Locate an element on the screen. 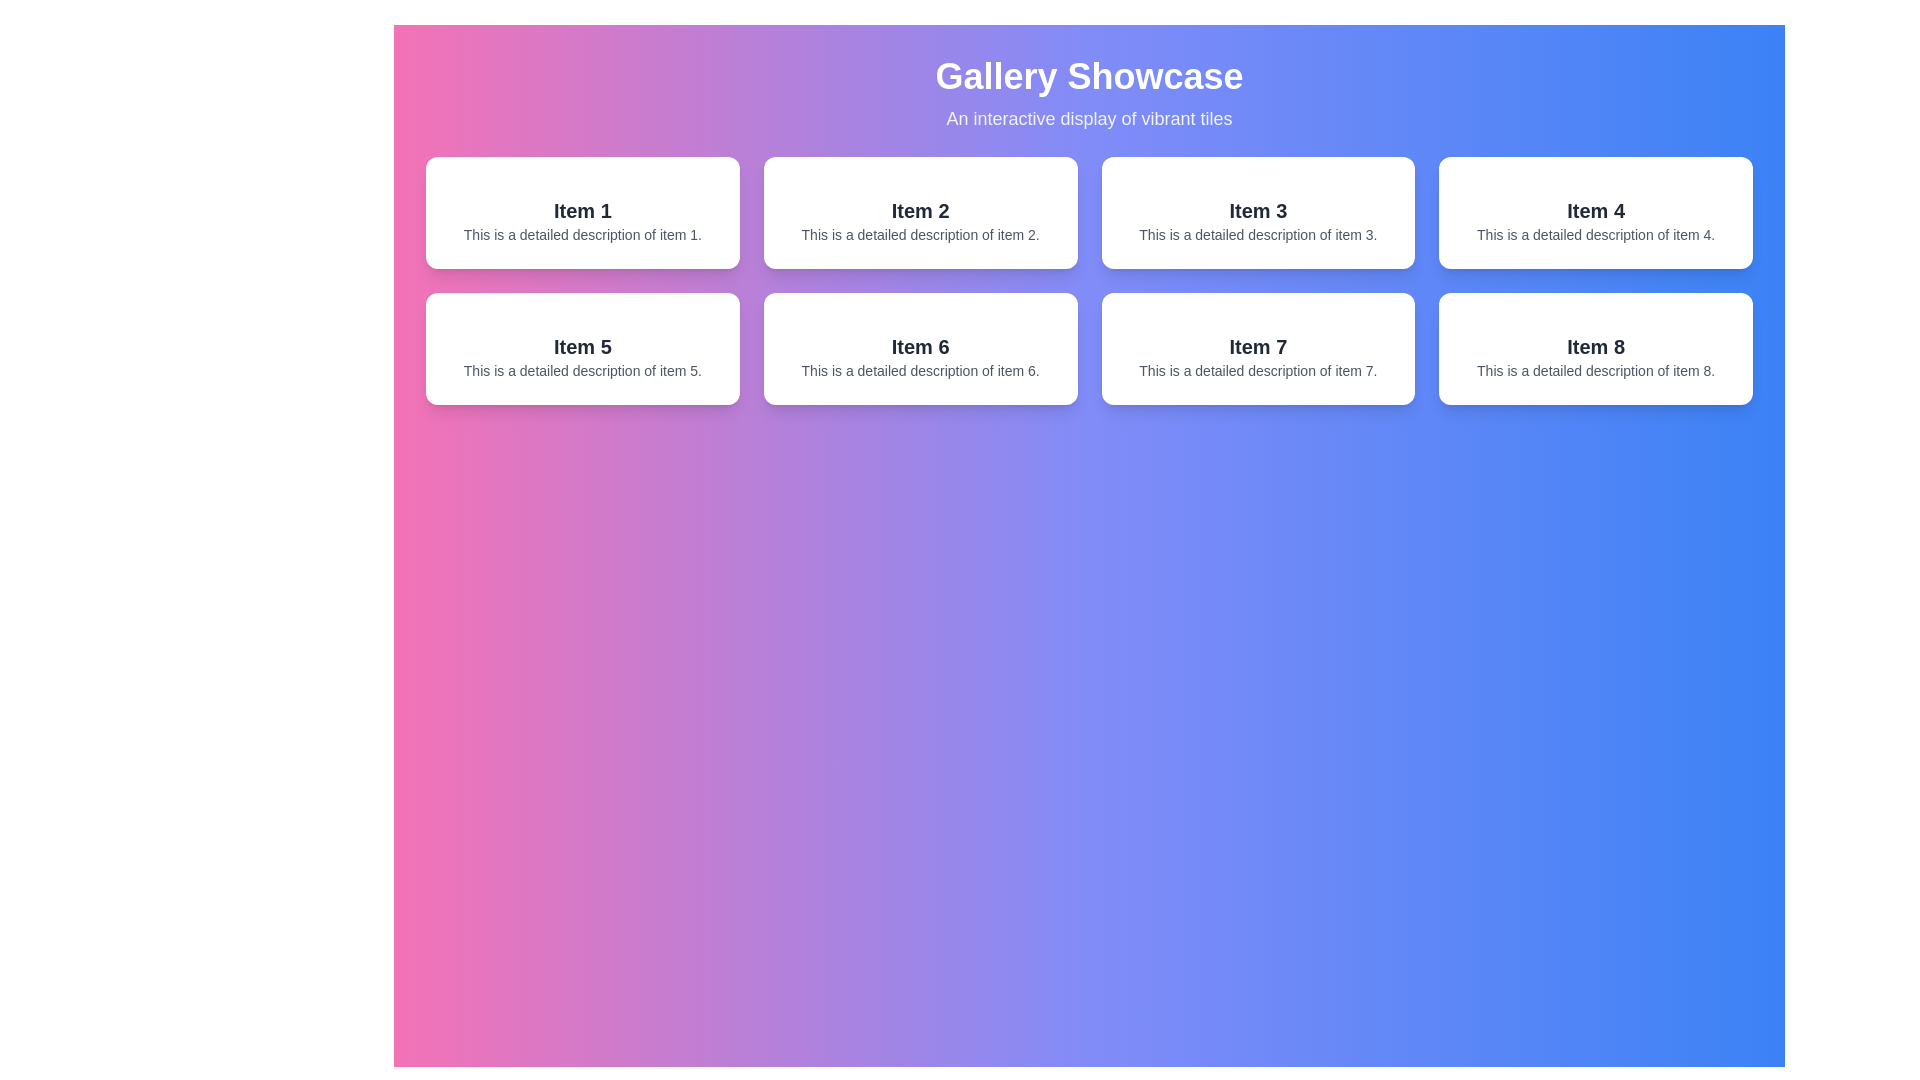 The image size is (1920, 1080). text content of the line displaying 'An interactive display of vibrant tiles', which is styled in a medium-sized sans-serif font and is centrally aligned beneath the heading 'Gallery Showcase' is located at coordinates (1088, 119).